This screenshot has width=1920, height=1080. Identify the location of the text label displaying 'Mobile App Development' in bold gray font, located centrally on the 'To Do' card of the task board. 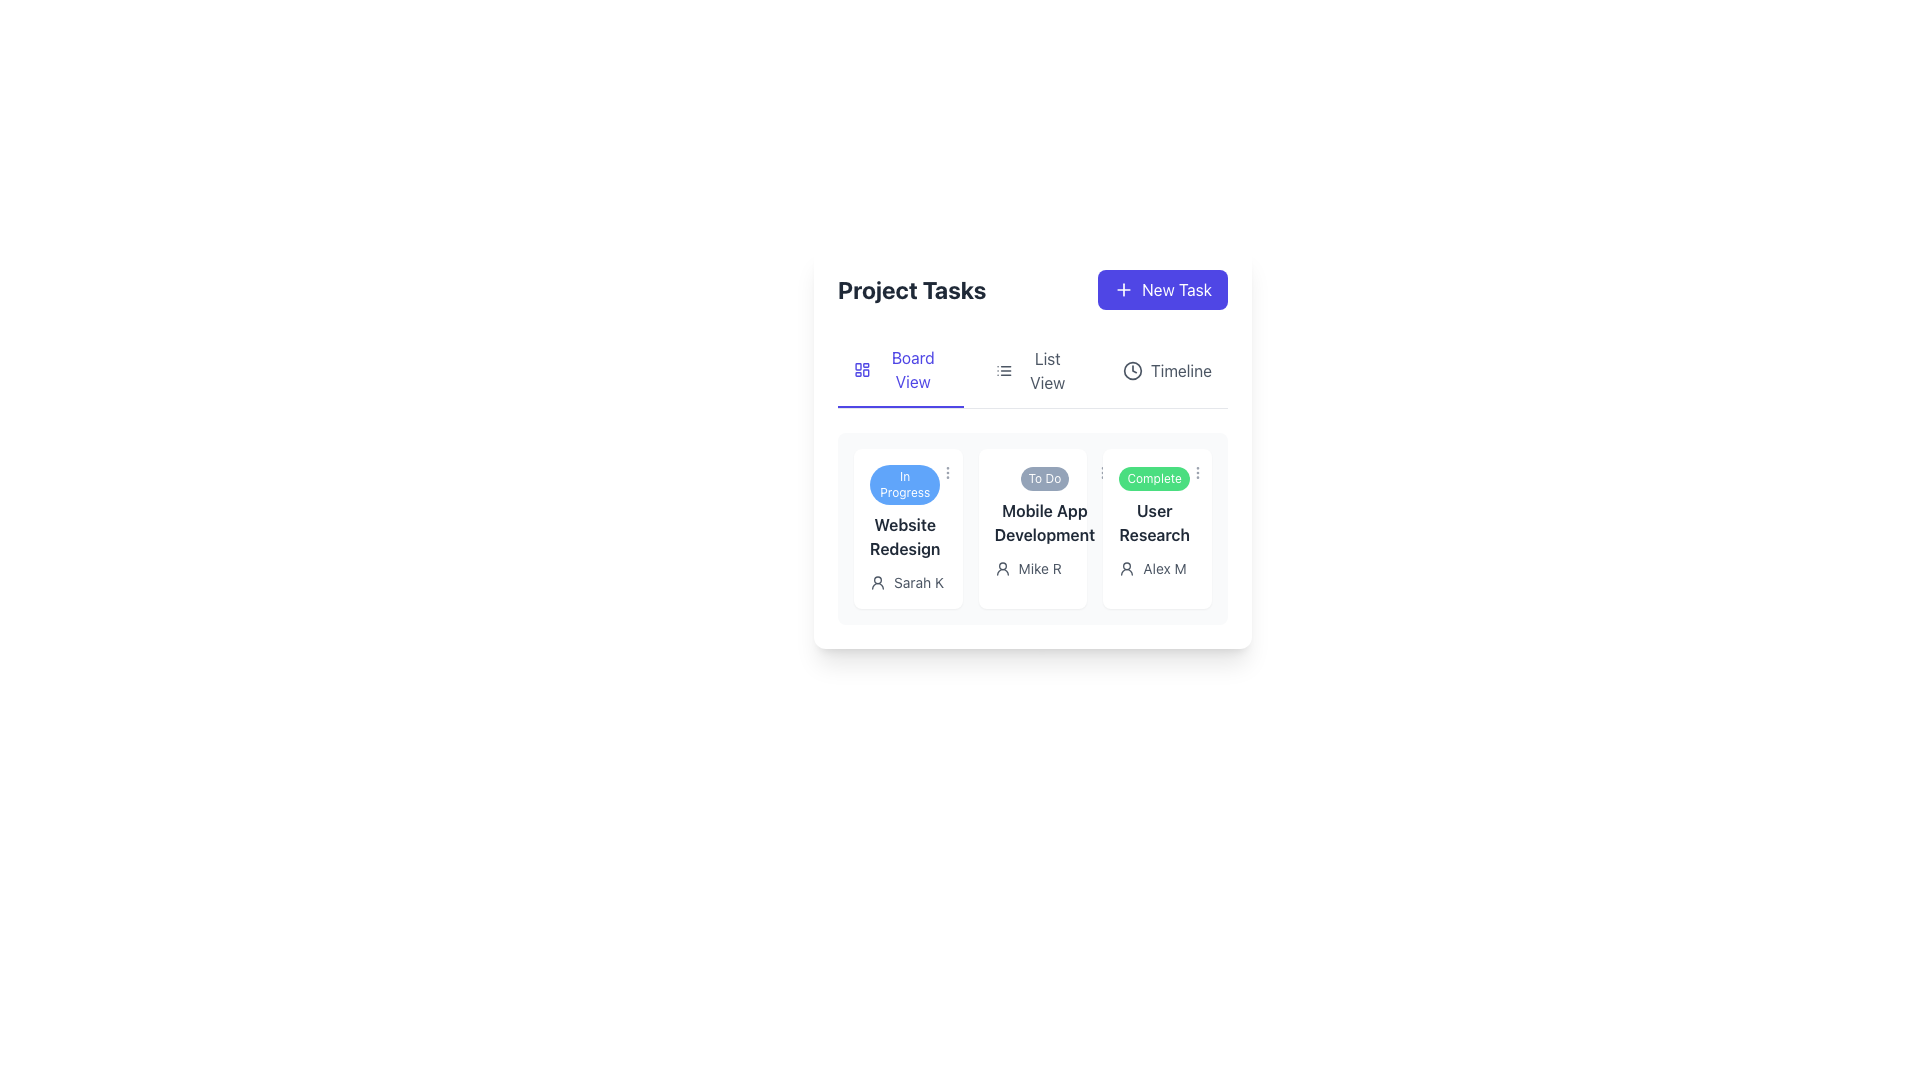
(1043, 522).